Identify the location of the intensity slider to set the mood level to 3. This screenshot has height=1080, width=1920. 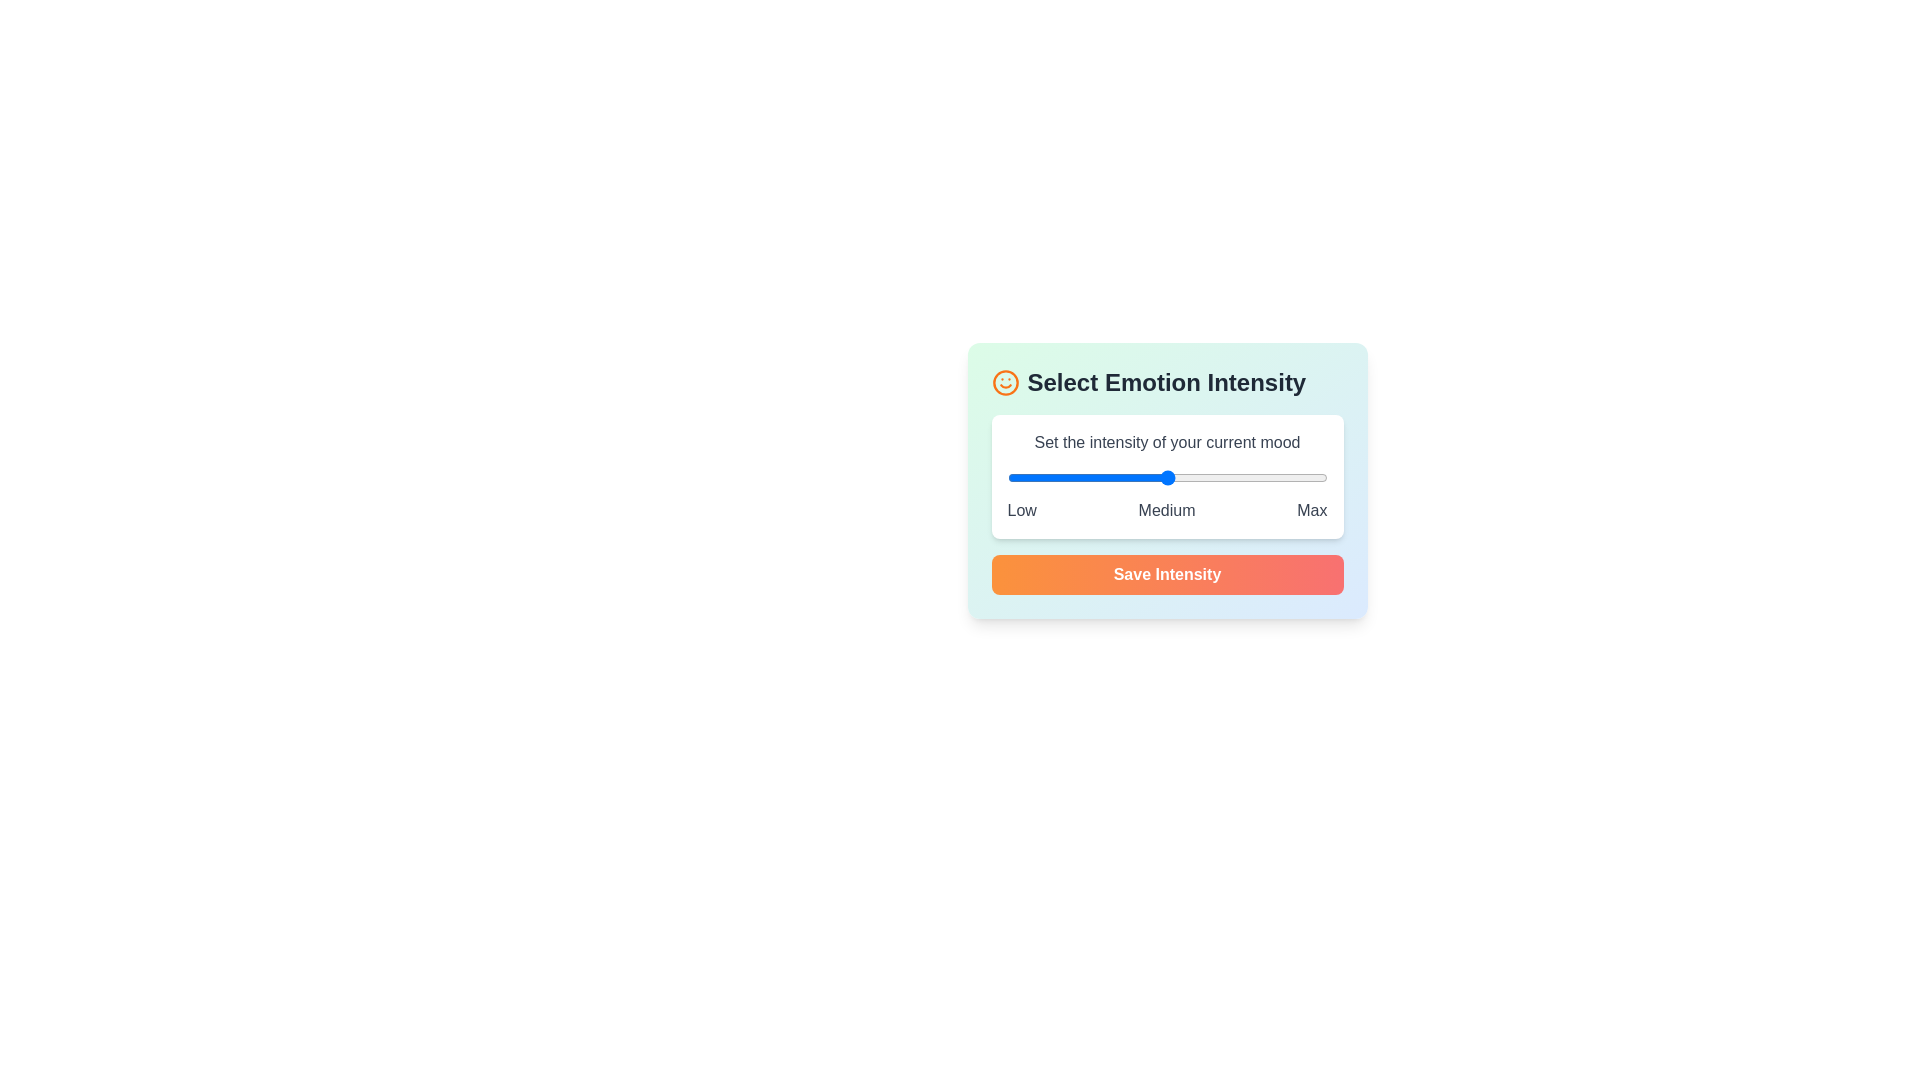
(1167, 478).